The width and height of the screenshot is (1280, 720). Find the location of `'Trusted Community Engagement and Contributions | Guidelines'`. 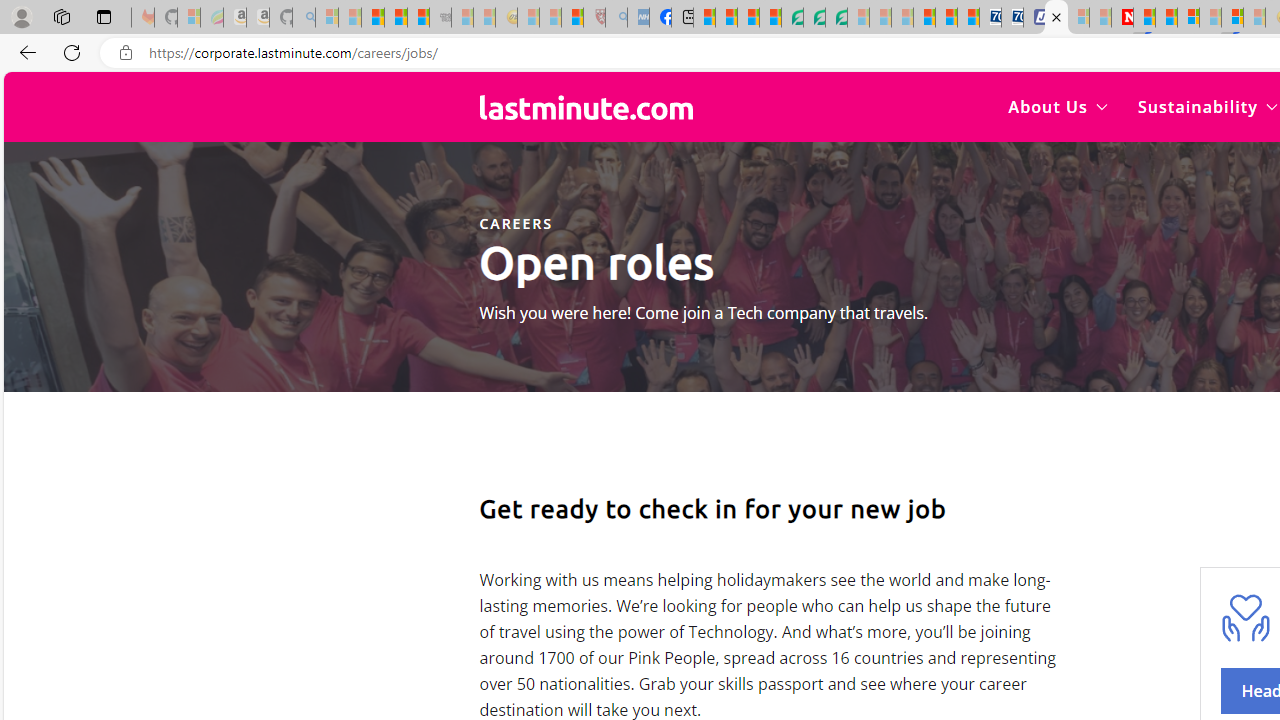

'Trusted Community Engagement and Contributions | Guidelines' is located at coordinates (1144, 17).